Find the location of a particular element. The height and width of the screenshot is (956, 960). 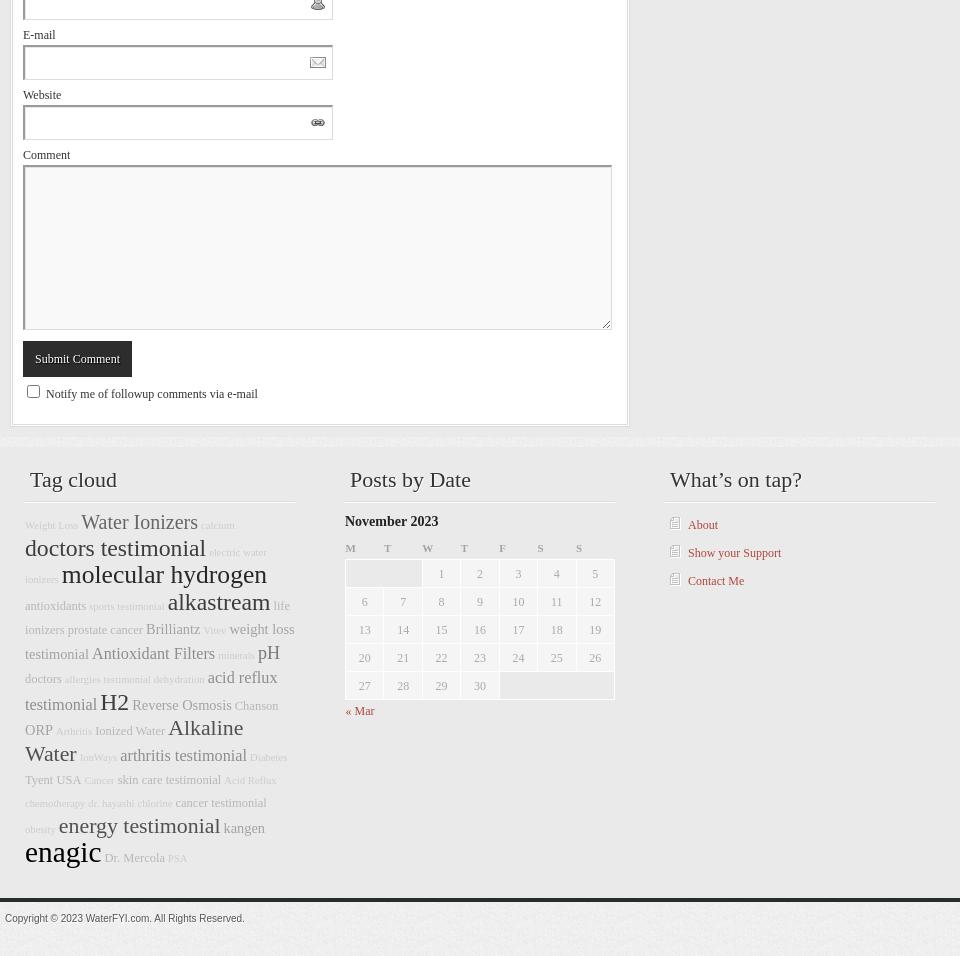

'Cancer' is located at coordinates (98, 779).